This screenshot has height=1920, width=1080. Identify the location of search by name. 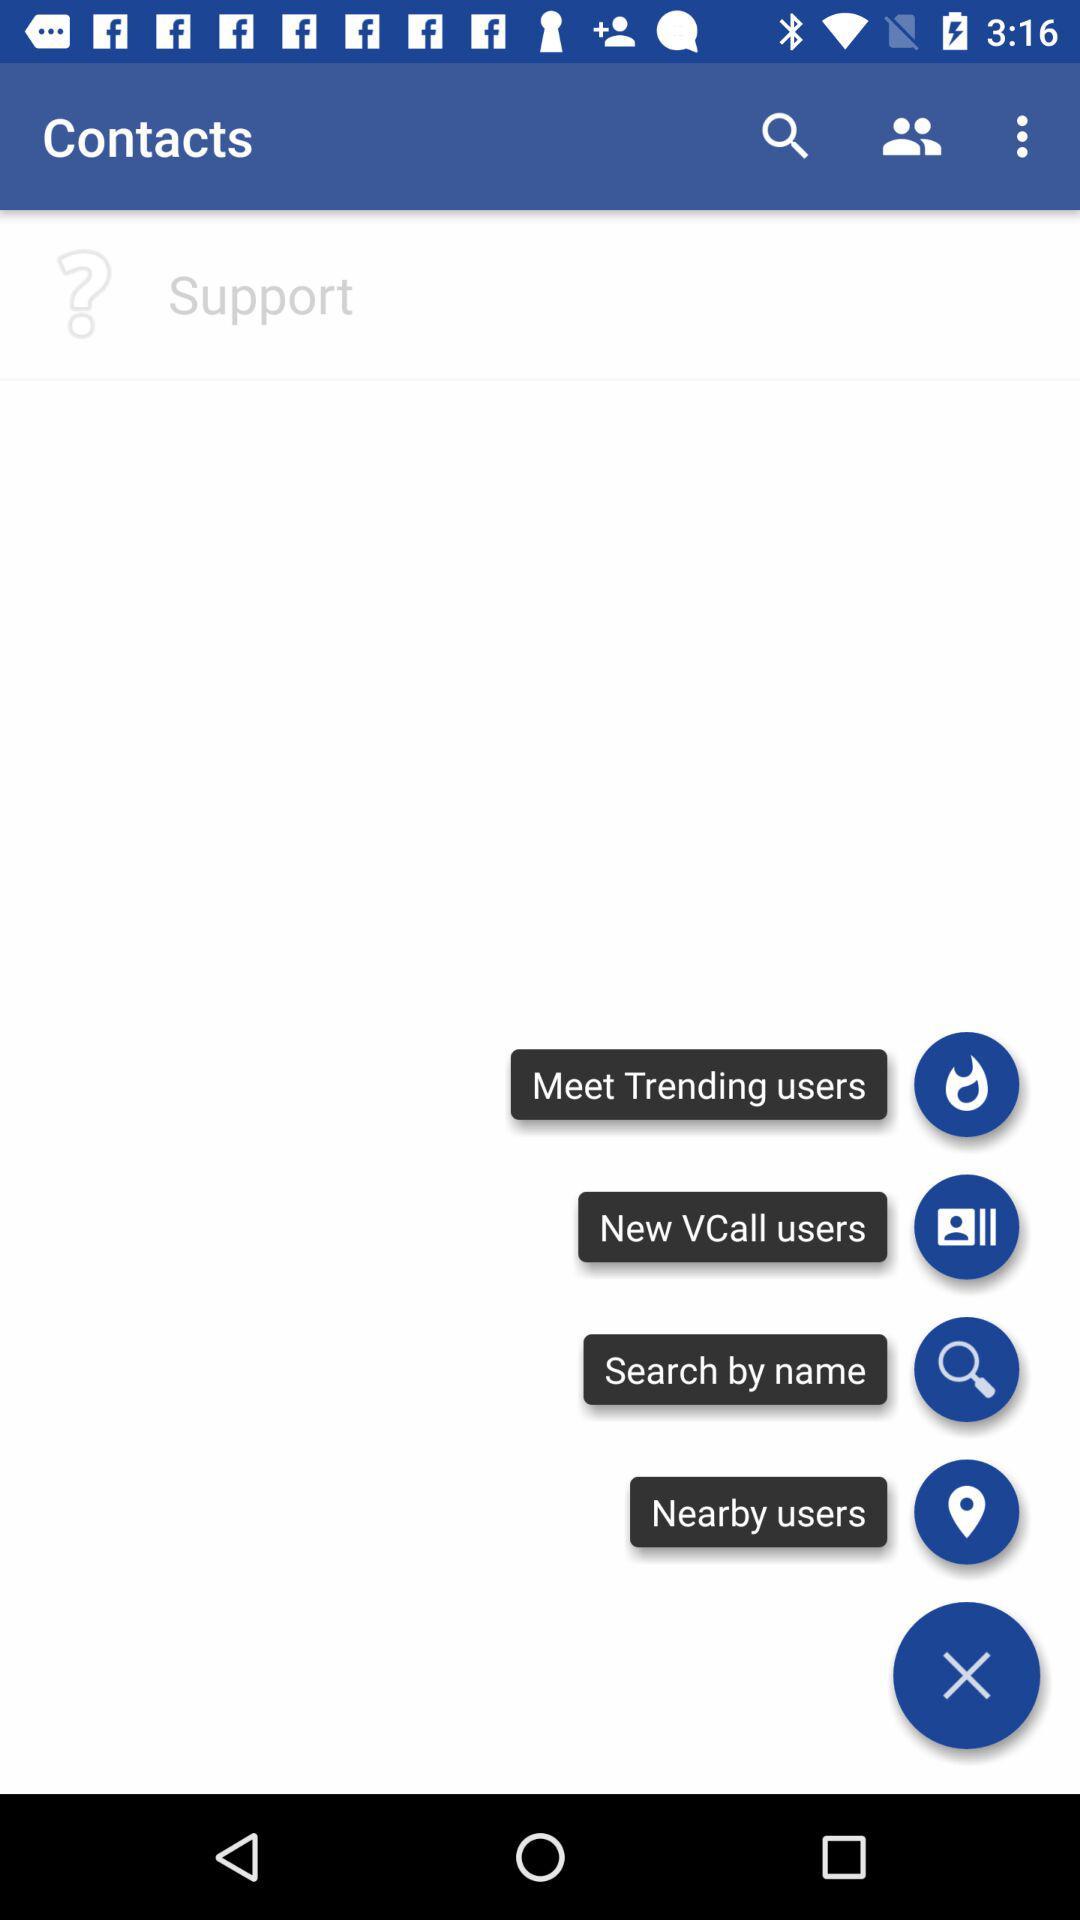
(965, 1368).